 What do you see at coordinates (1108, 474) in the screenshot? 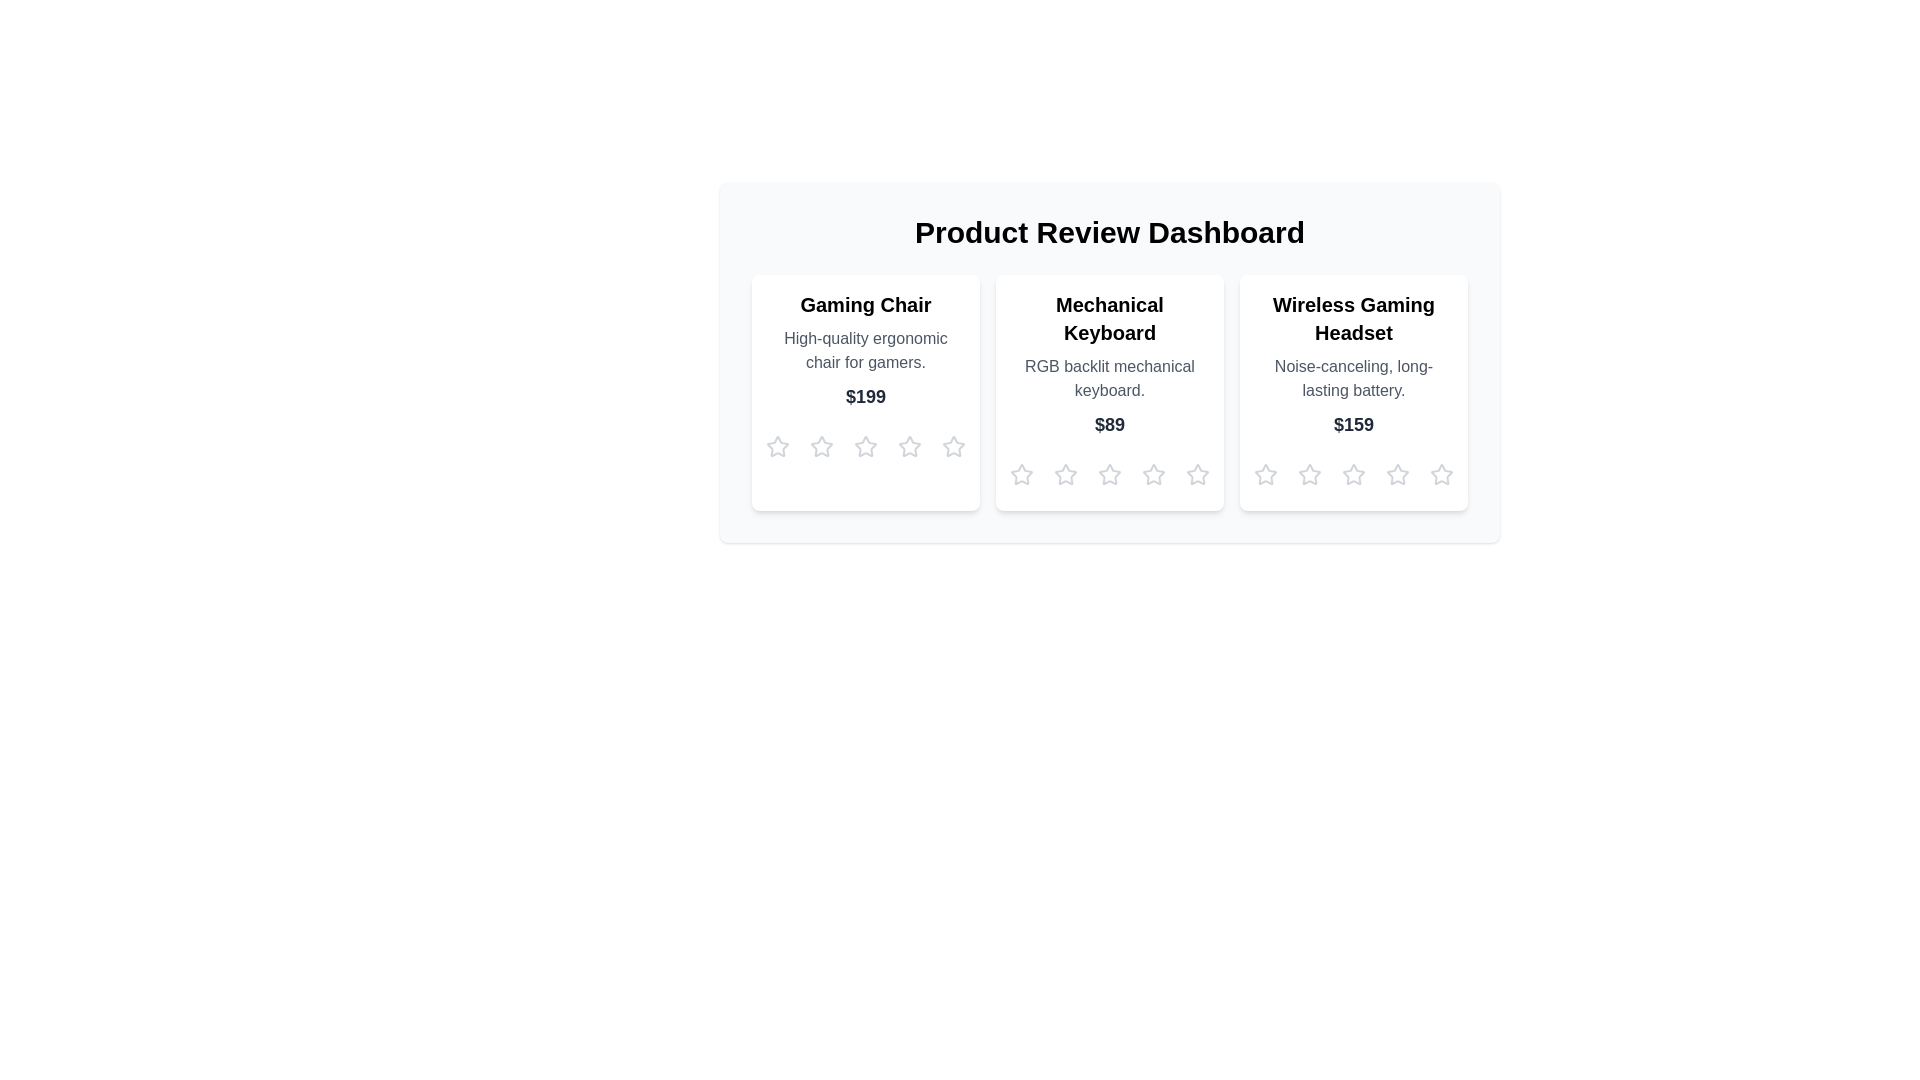
I see `the star corresponding to 3 for the product Mechanical Keyboard` at bounding box center [1108, 474].